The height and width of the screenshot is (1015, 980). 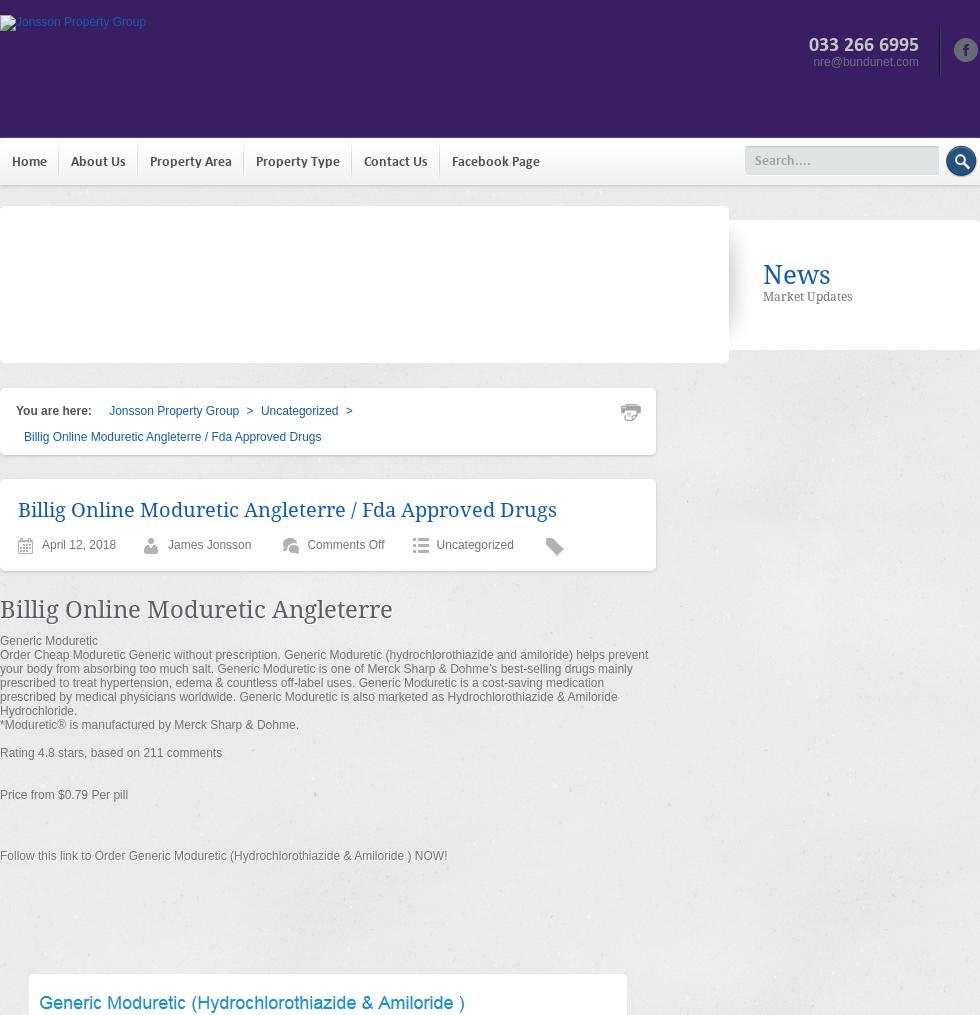 I want to click on 'Billig Online Moduretic Angleterre / Fda Approved Drugs', so click(x=287, y=510).